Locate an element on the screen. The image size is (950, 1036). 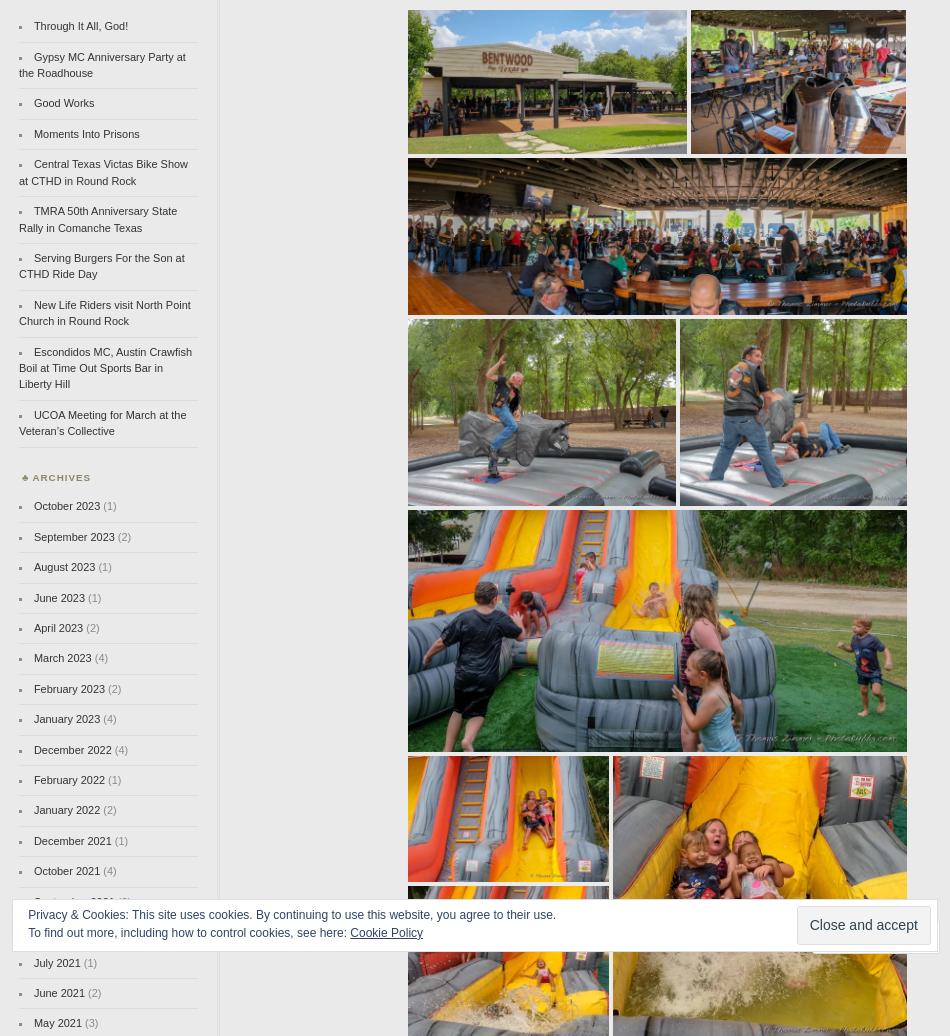
'February 2022' is located at coordinates (68, 780).